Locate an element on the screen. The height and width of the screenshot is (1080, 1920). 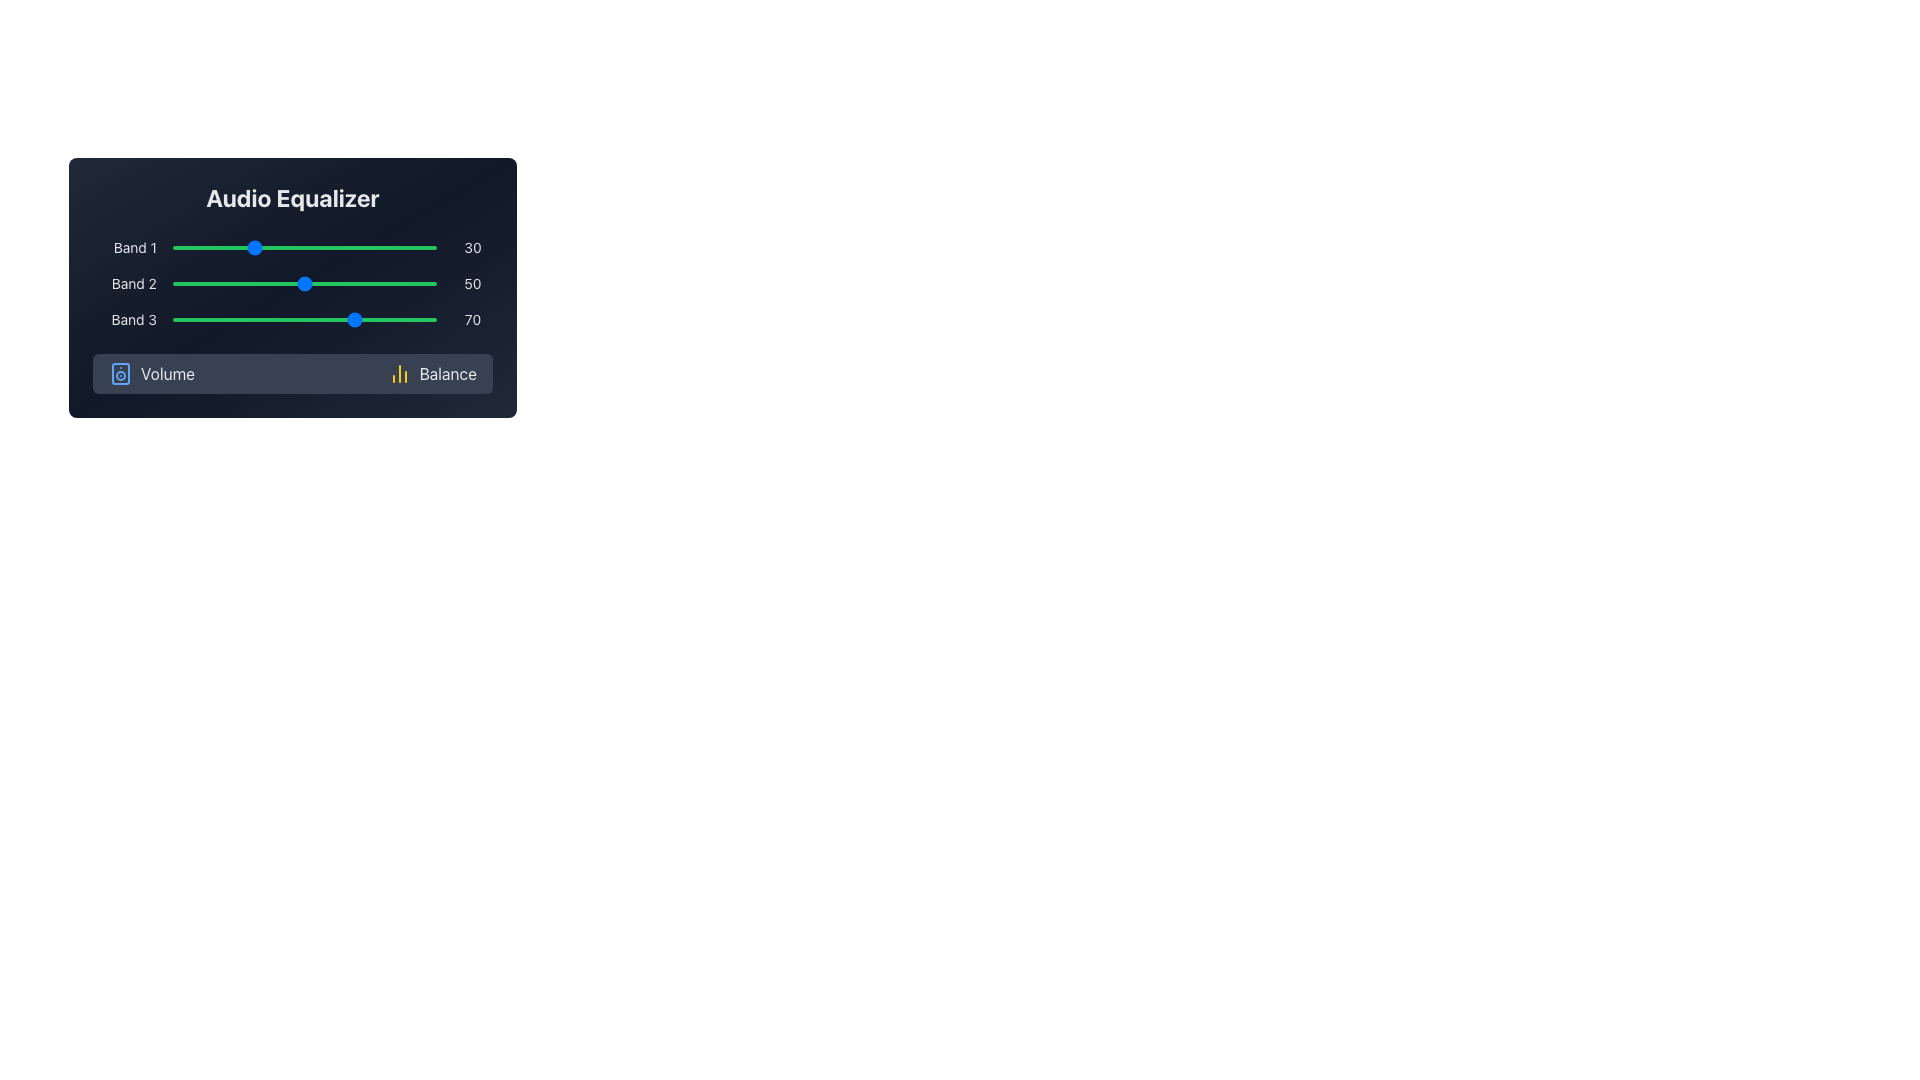
the track of the horizontal slider labeled 'Band 3' to set the thumb position directly is located at coordinates (291, 319).